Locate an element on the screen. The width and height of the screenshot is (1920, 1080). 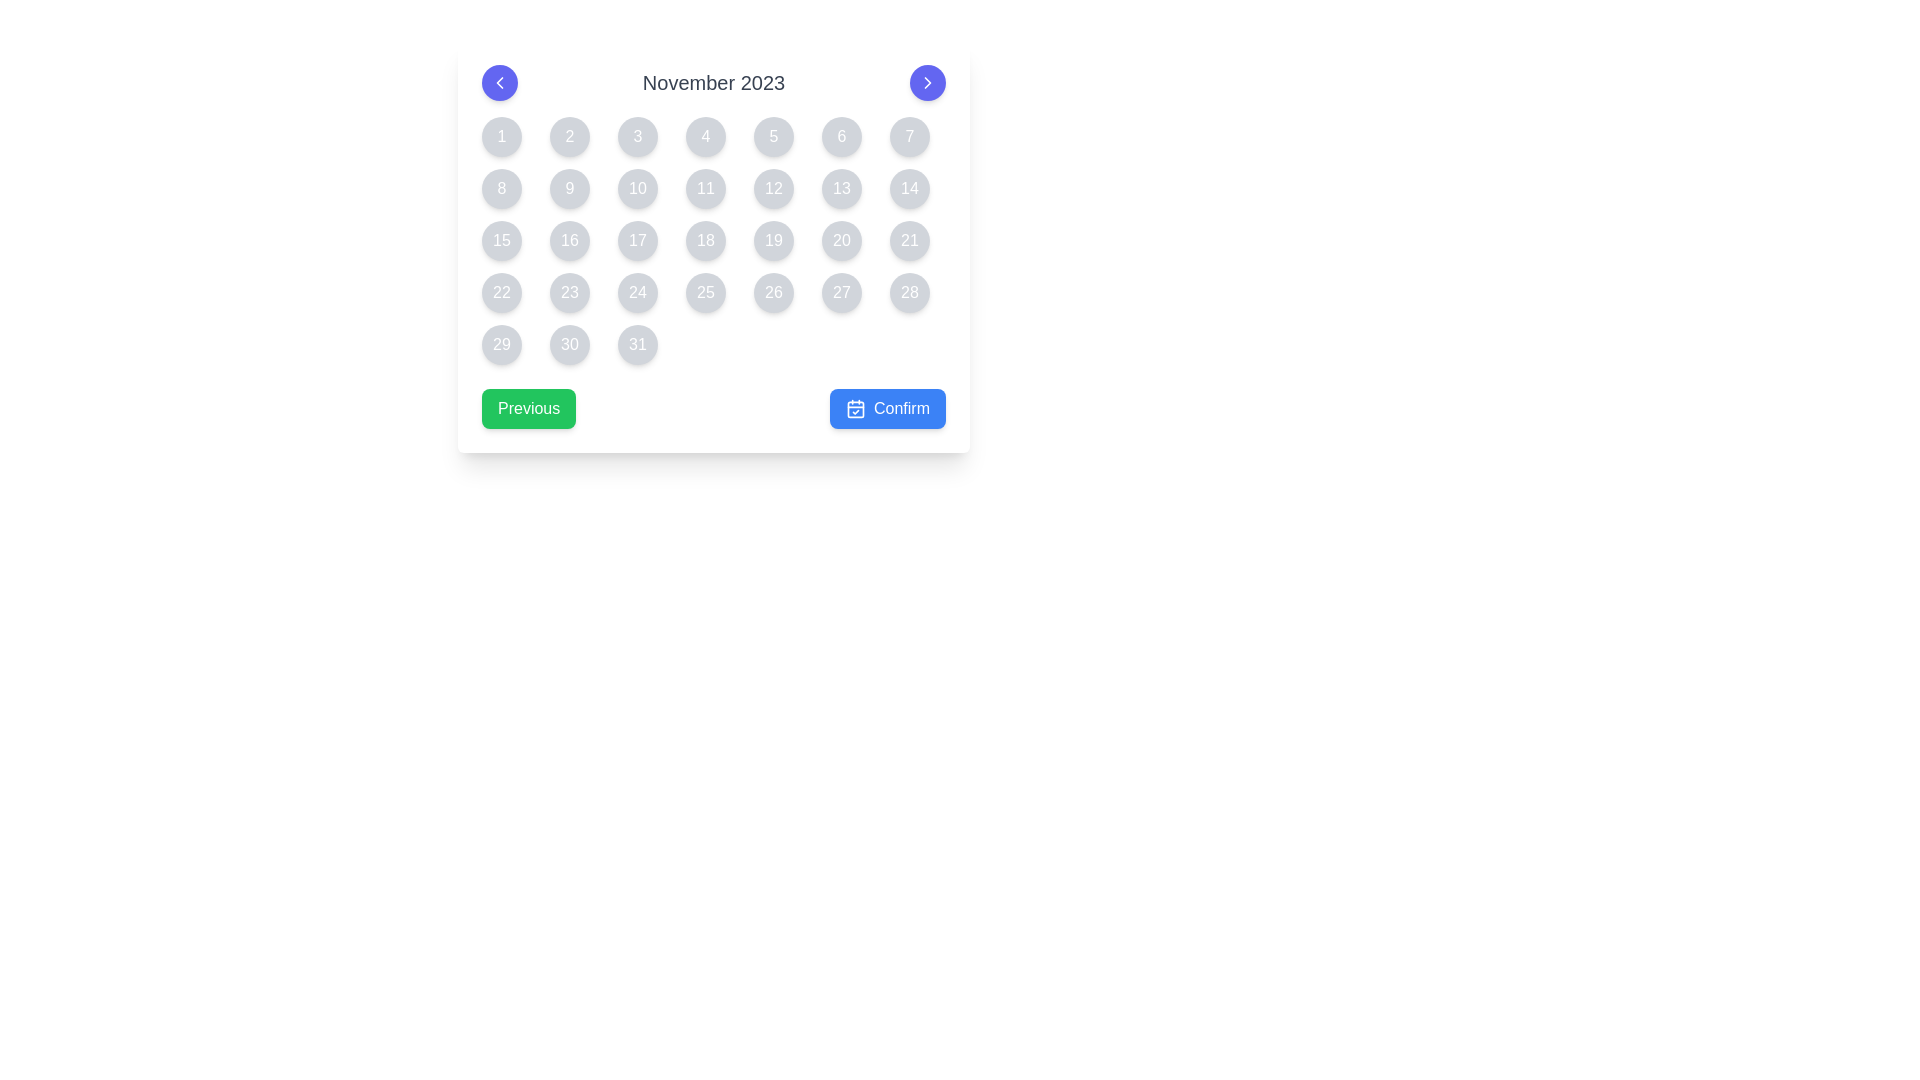
the circular button with a gray background and the text '25' is located at coordinates (705, 293).